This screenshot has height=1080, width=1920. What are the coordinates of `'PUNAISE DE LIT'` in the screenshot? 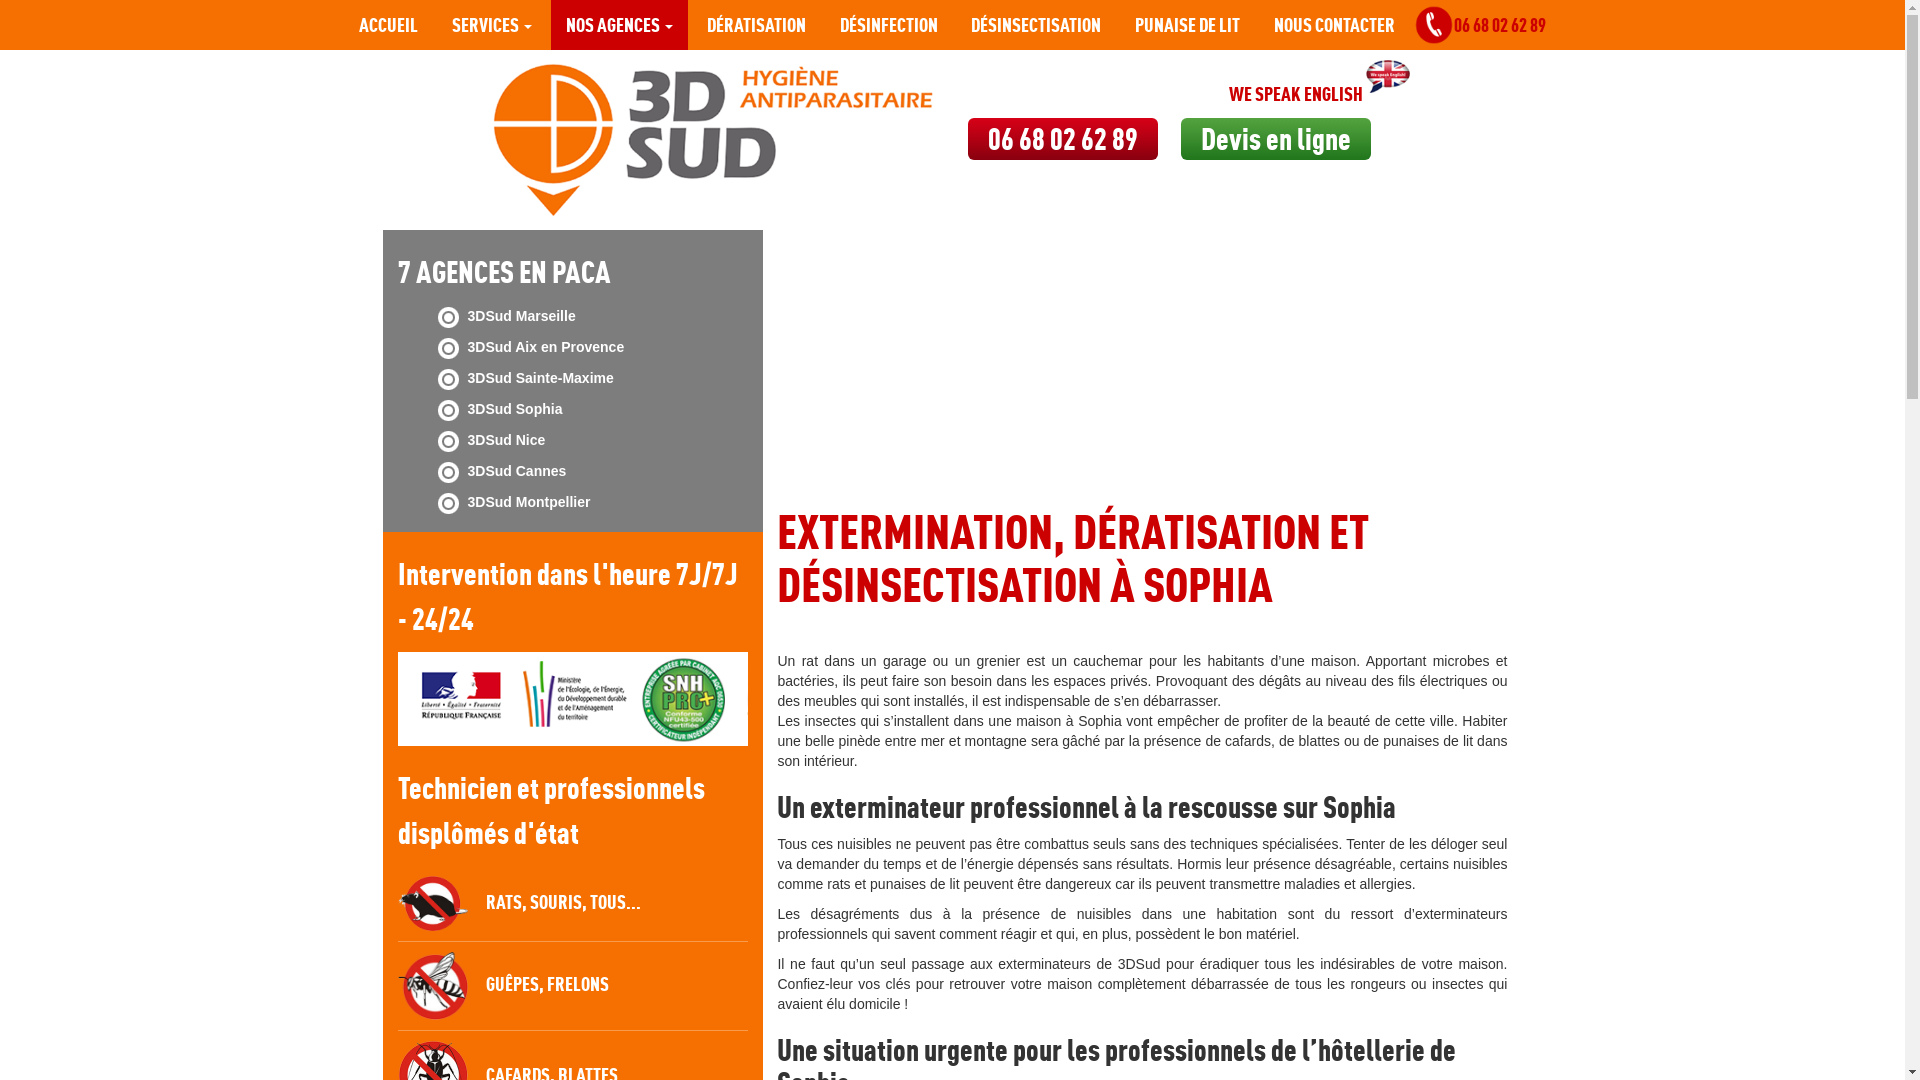 It's located at (1187, 24).